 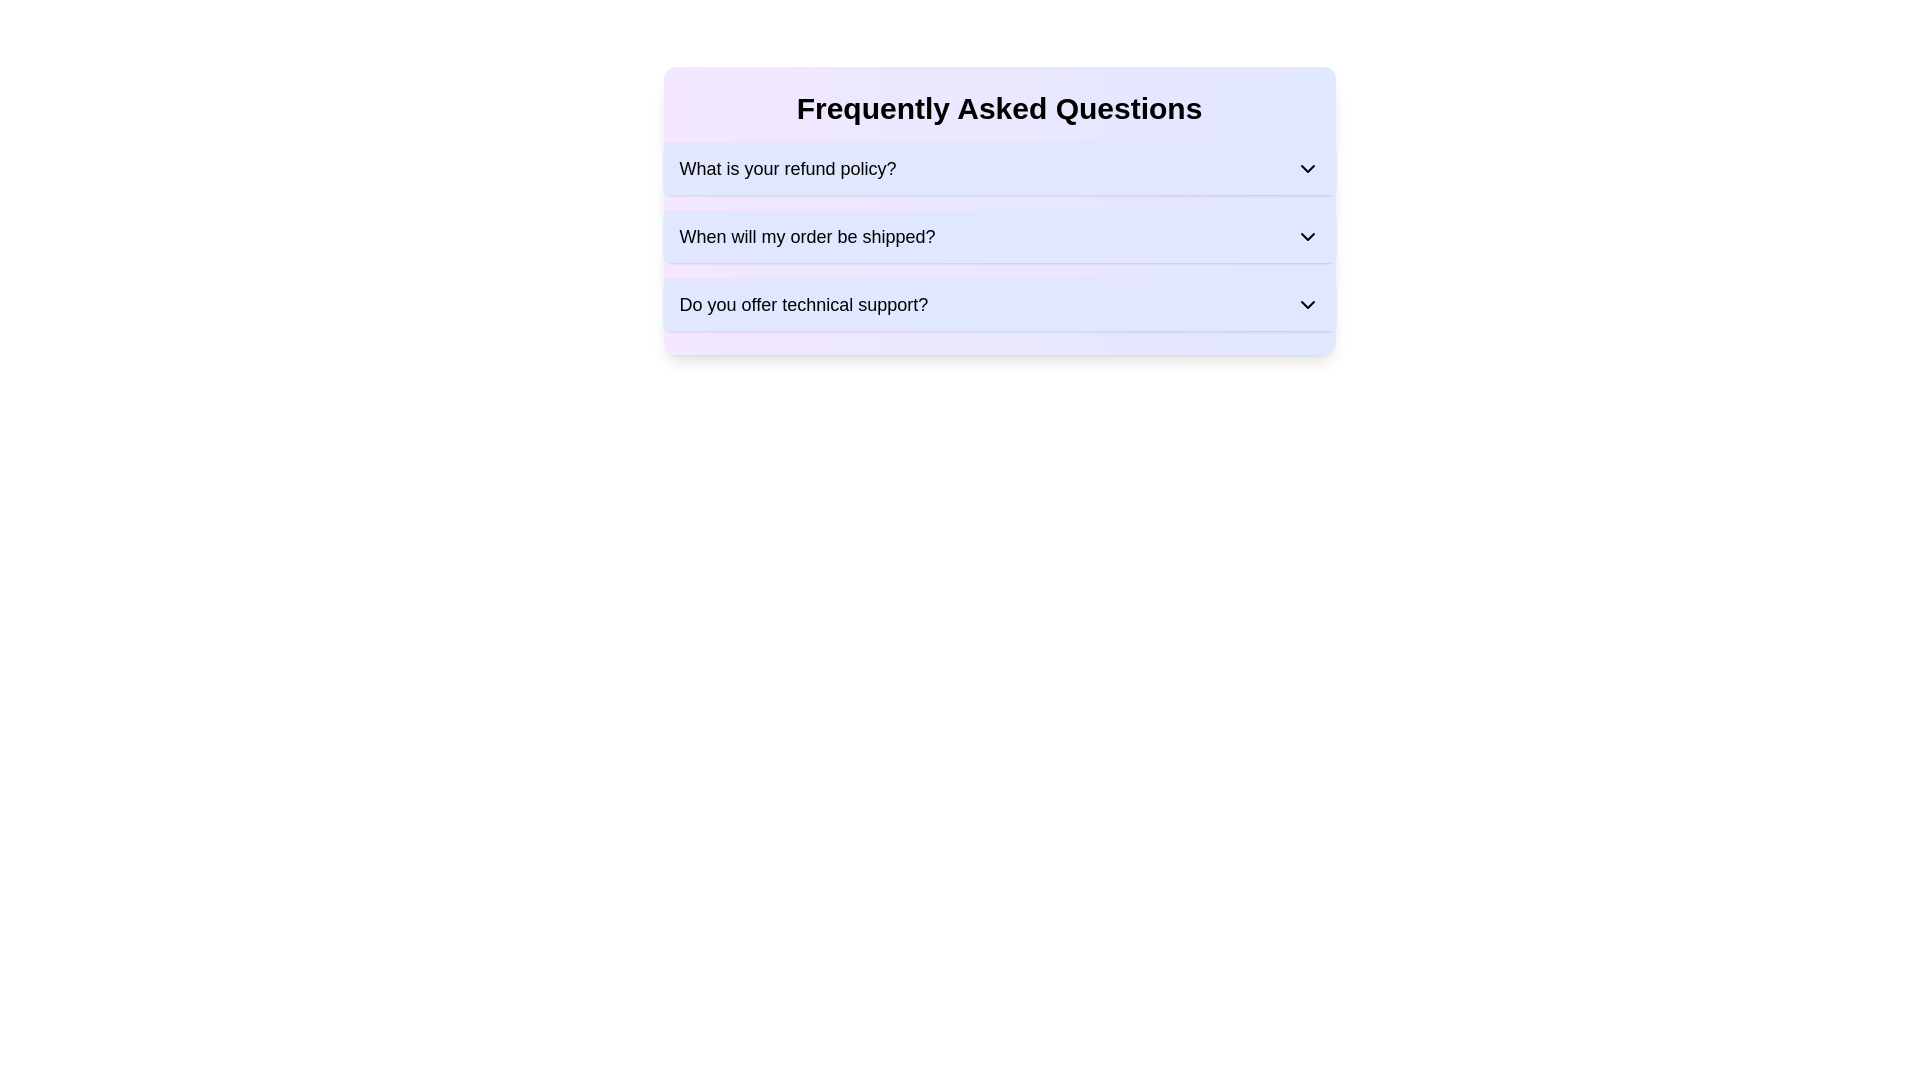 What do you see at coordinates (999, 304) in the screenshot?
I see `the Collapsible question panel that displays 'Do you offer technical support?'` at bounding box center [999, 304].